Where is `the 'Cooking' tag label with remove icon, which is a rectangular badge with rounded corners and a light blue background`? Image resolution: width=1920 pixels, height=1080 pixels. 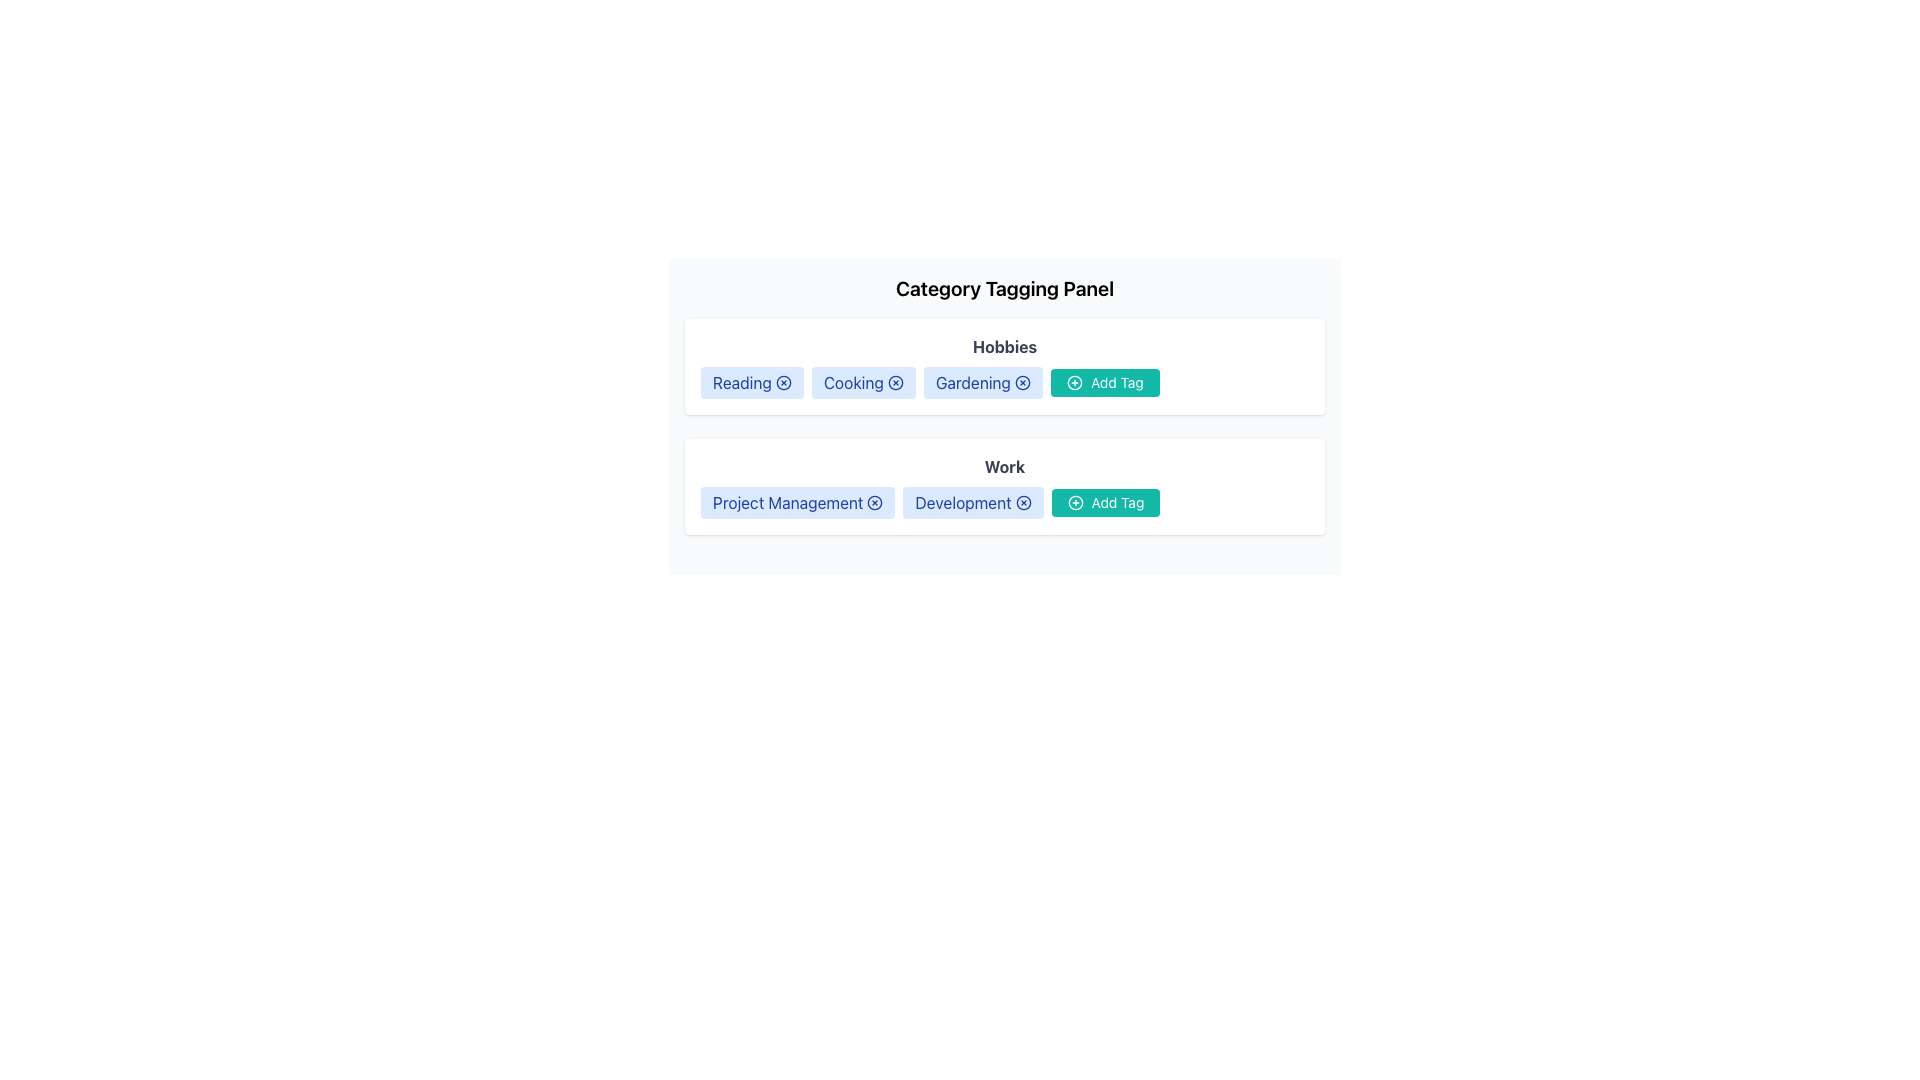 the 'Cooking' tag label with remove icon, which is a rectangular badge with rounded corners and a light blue background is located at coordinates (863, 382).